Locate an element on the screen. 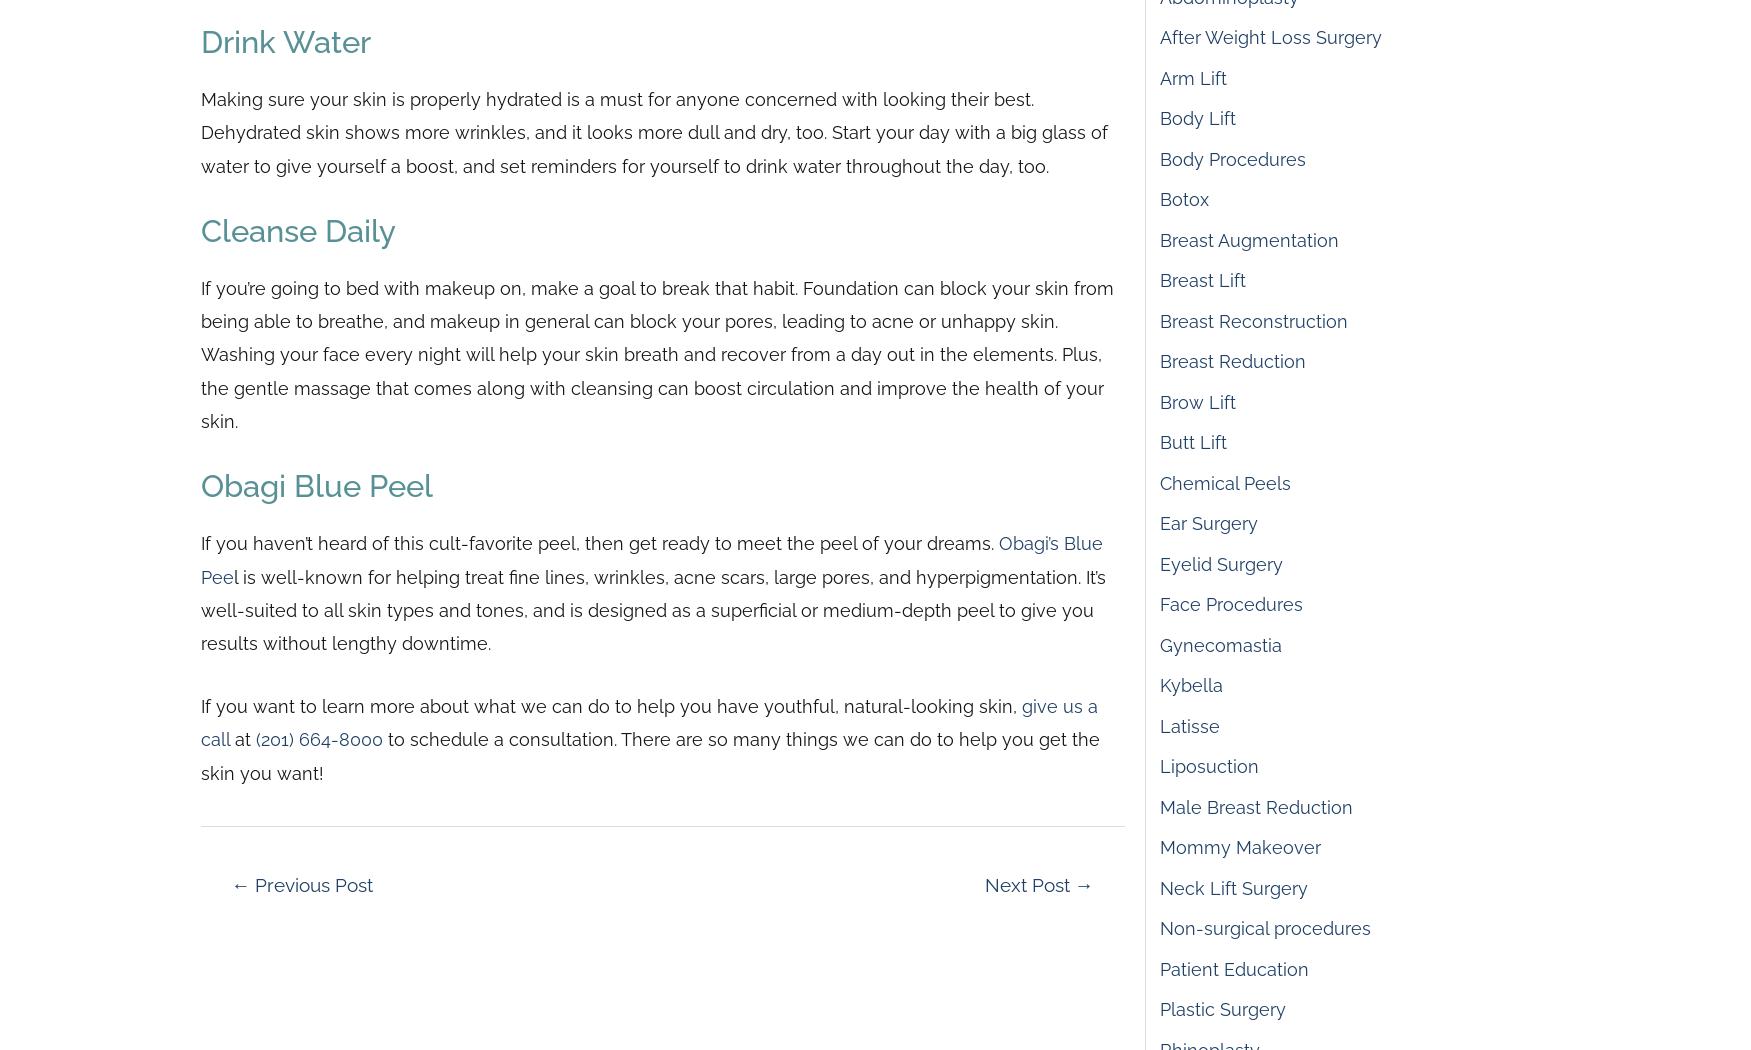 The height and width of the screenshot is (1050, 1751). '* All indicated fields must be completed.' is located at coordinates (366, 103).